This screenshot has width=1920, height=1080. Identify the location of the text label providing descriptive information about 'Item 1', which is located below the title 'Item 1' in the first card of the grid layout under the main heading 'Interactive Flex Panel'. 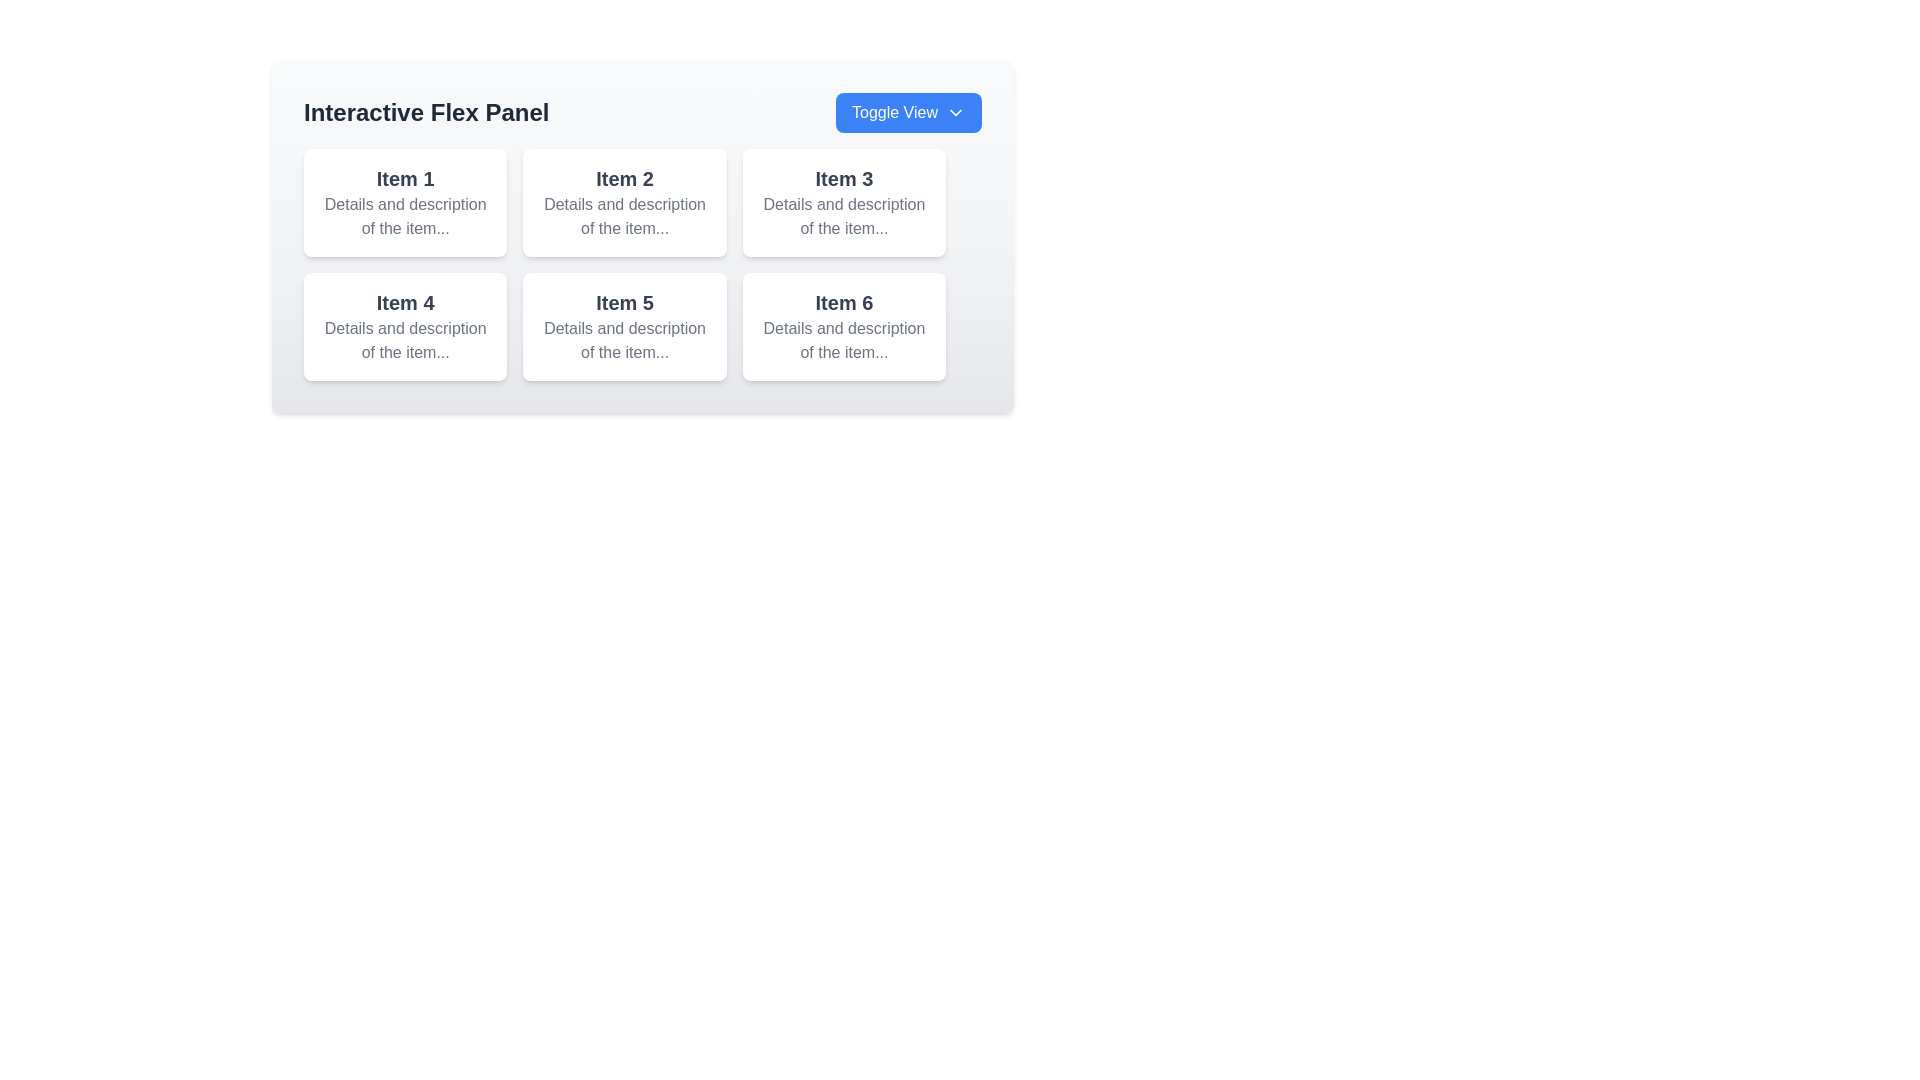
(404, 216).